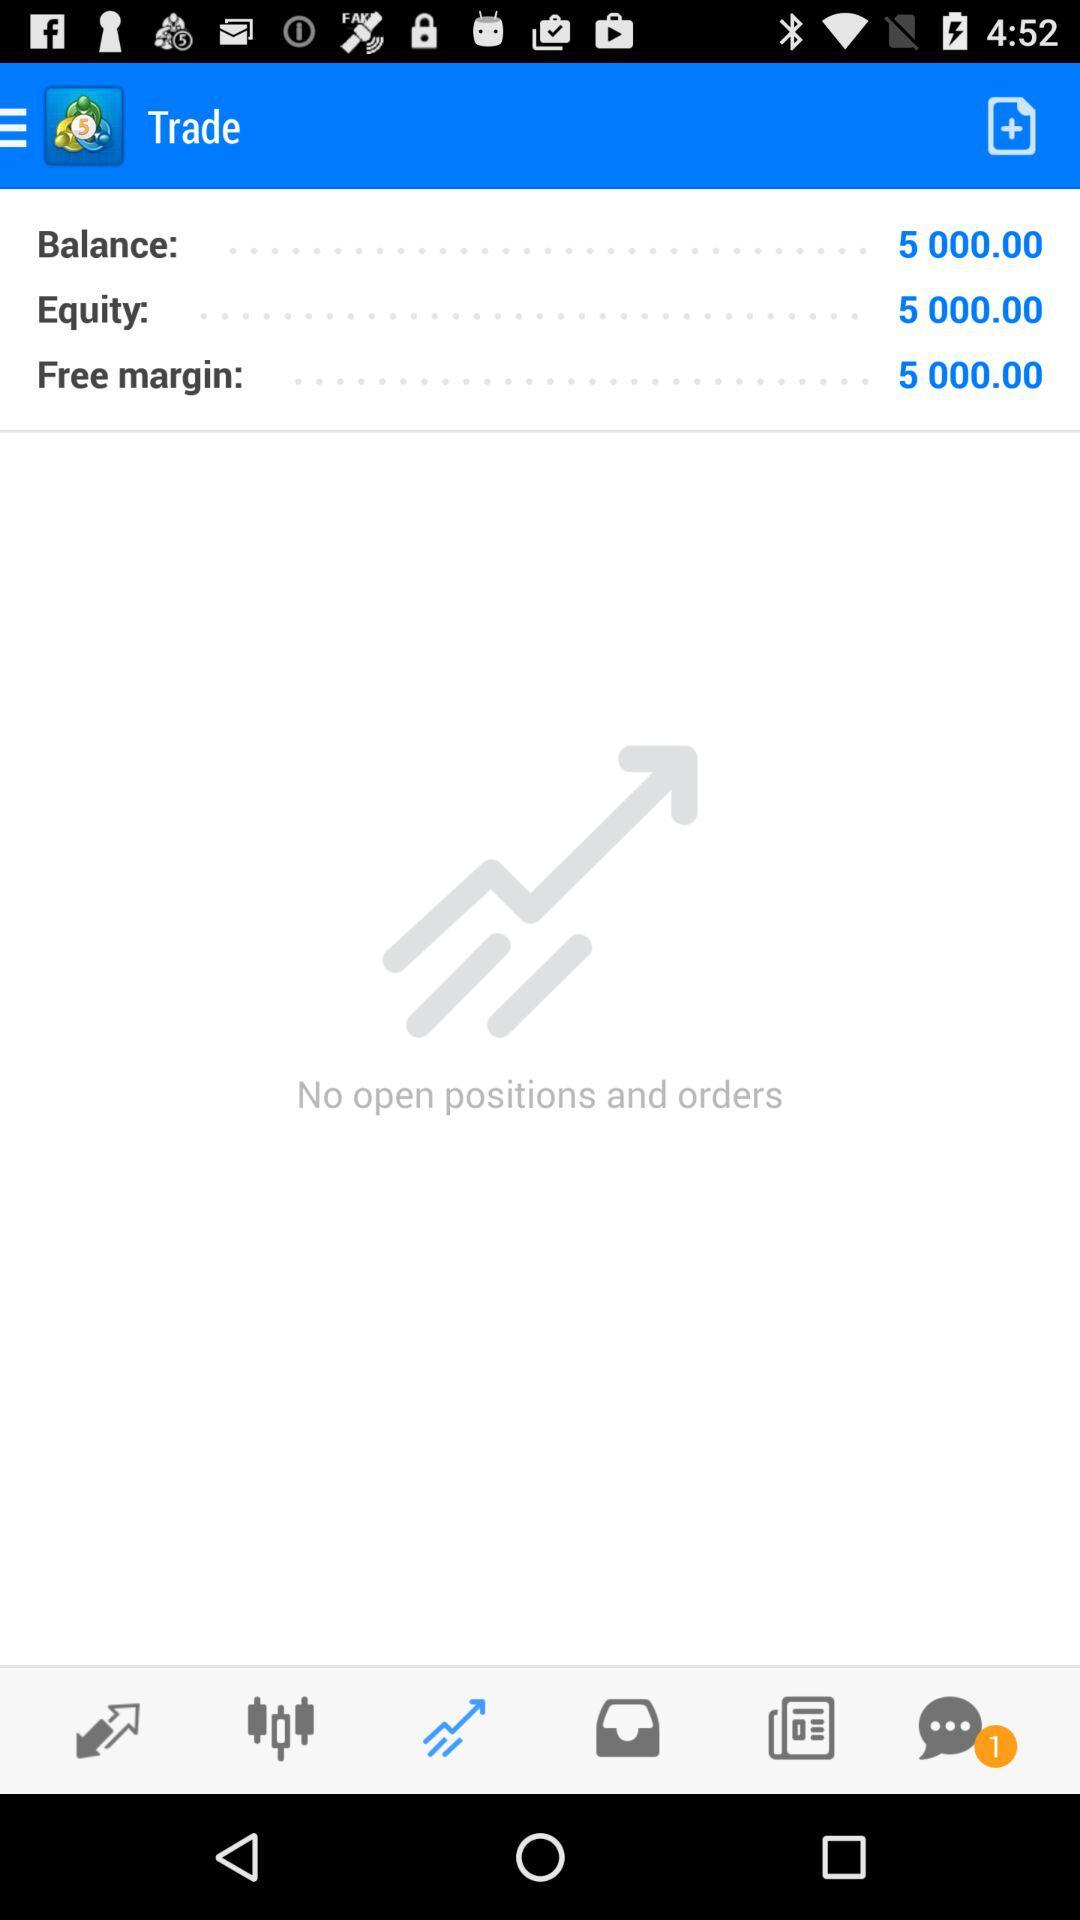 The height and width of the screenshot is (1920, 1080). Describe the element at coordinates (540, 430) in the screenshot. I see `the item below free margin:` at that location.